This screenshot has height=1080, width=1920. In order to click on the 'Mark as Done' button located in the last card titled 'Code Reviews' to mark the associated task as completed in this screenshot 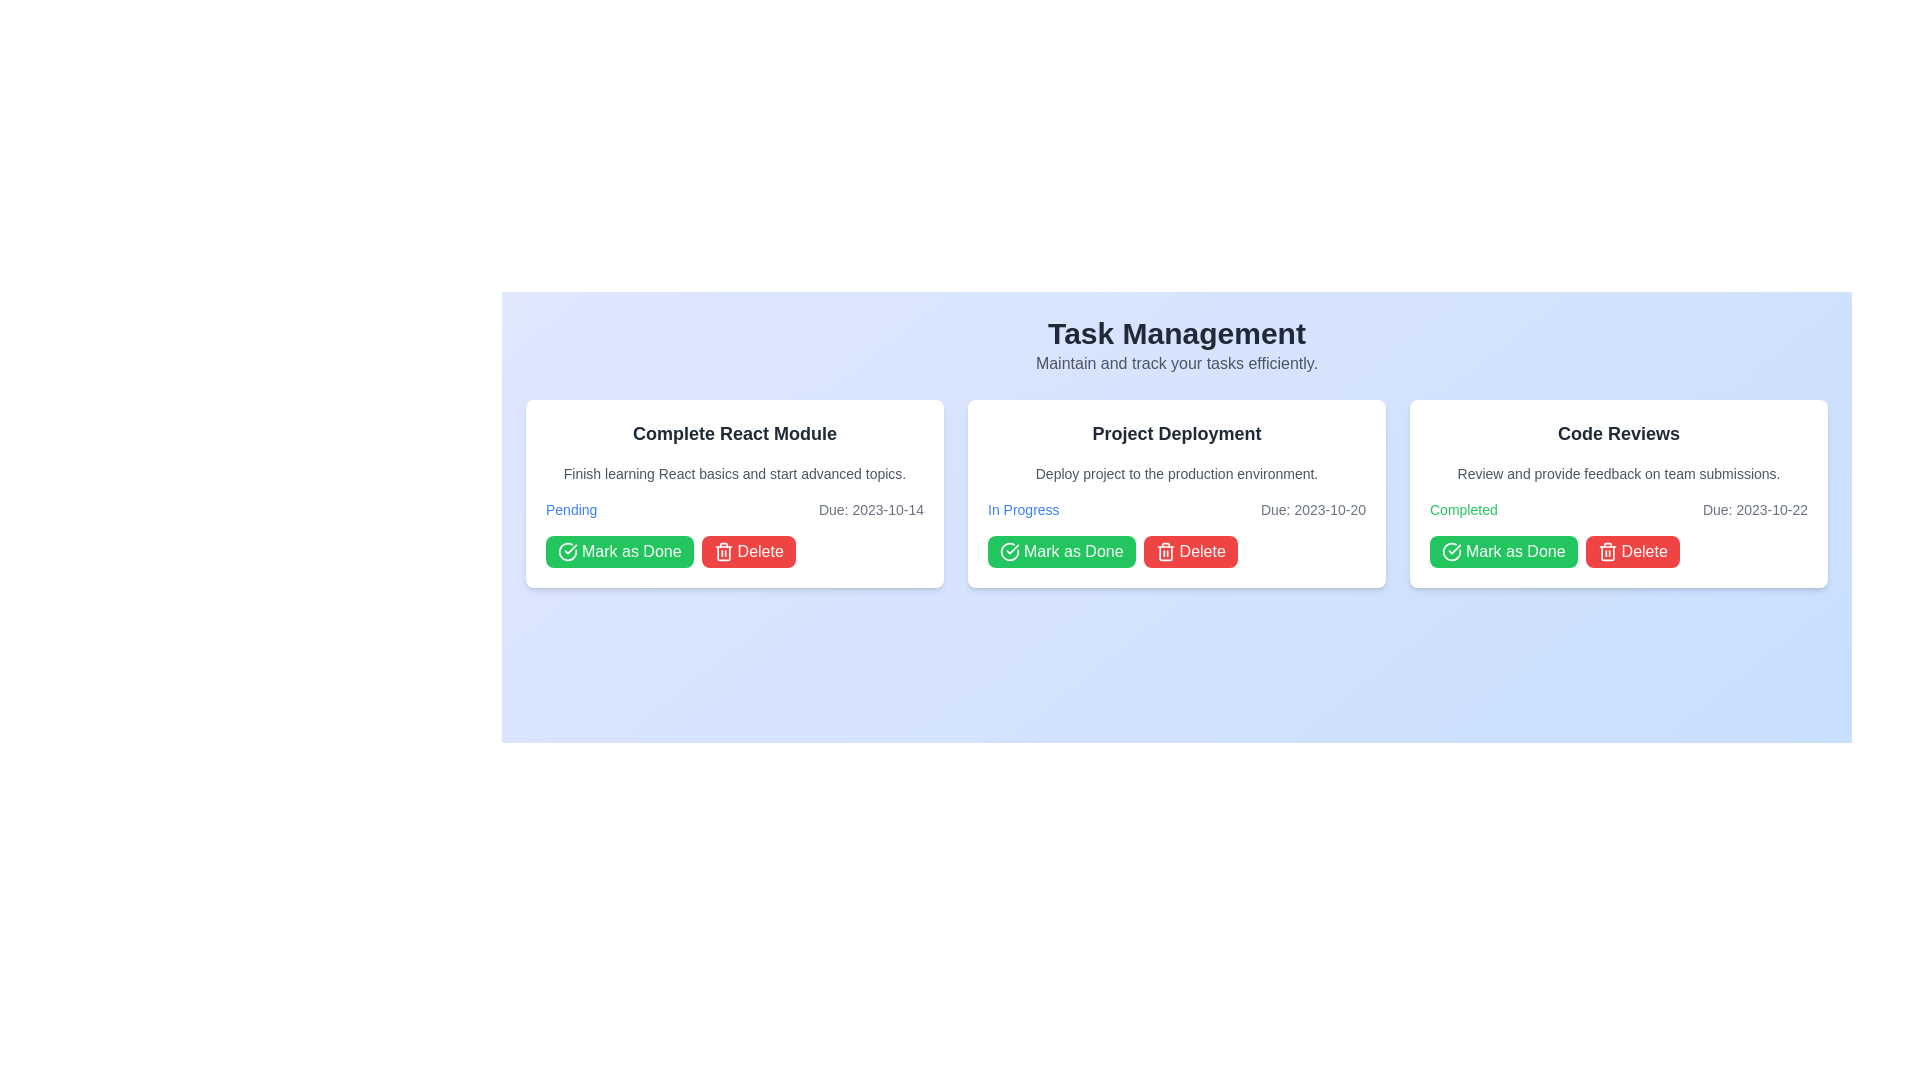, I will do `click(1503, 551)`.